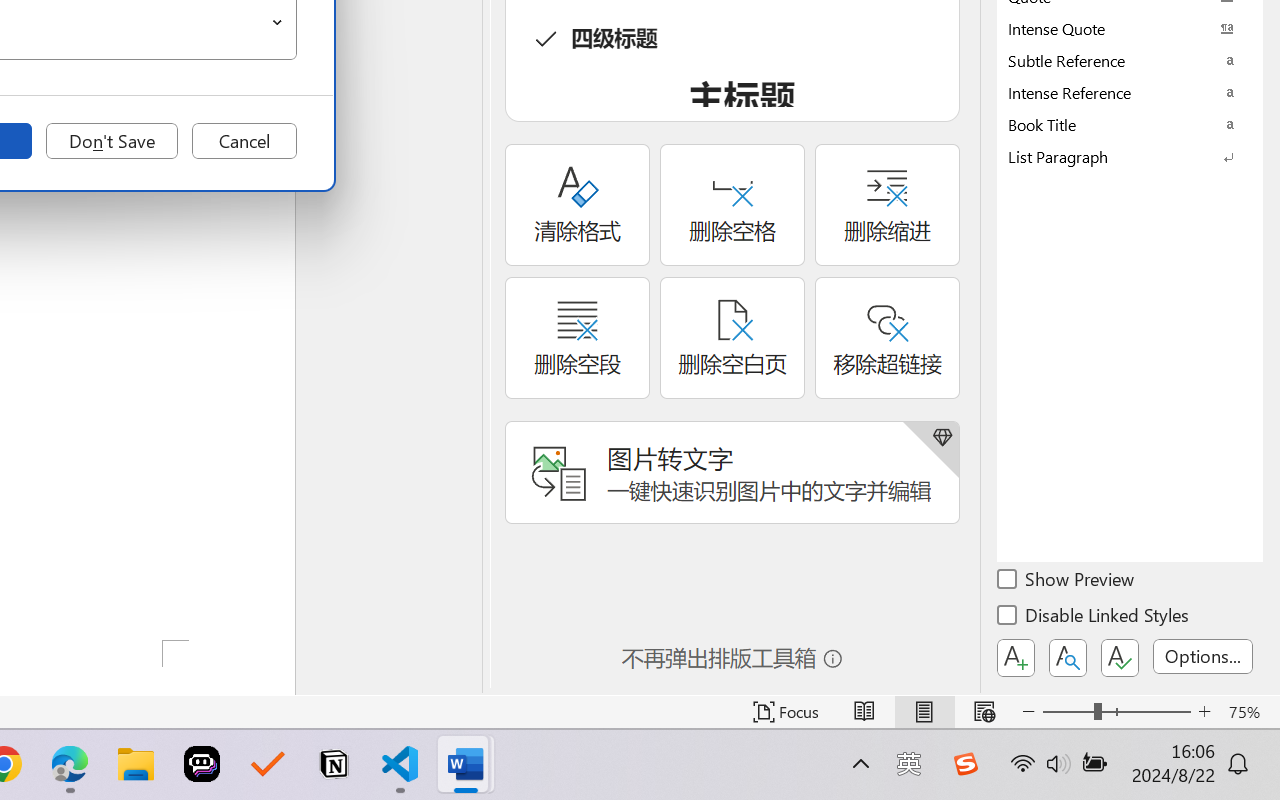 The height and width of the screenshot is (800, 1280). Describe the element at coordinates (1130, 28) in the screenshot. I see `'Intense Quote'` at that location.